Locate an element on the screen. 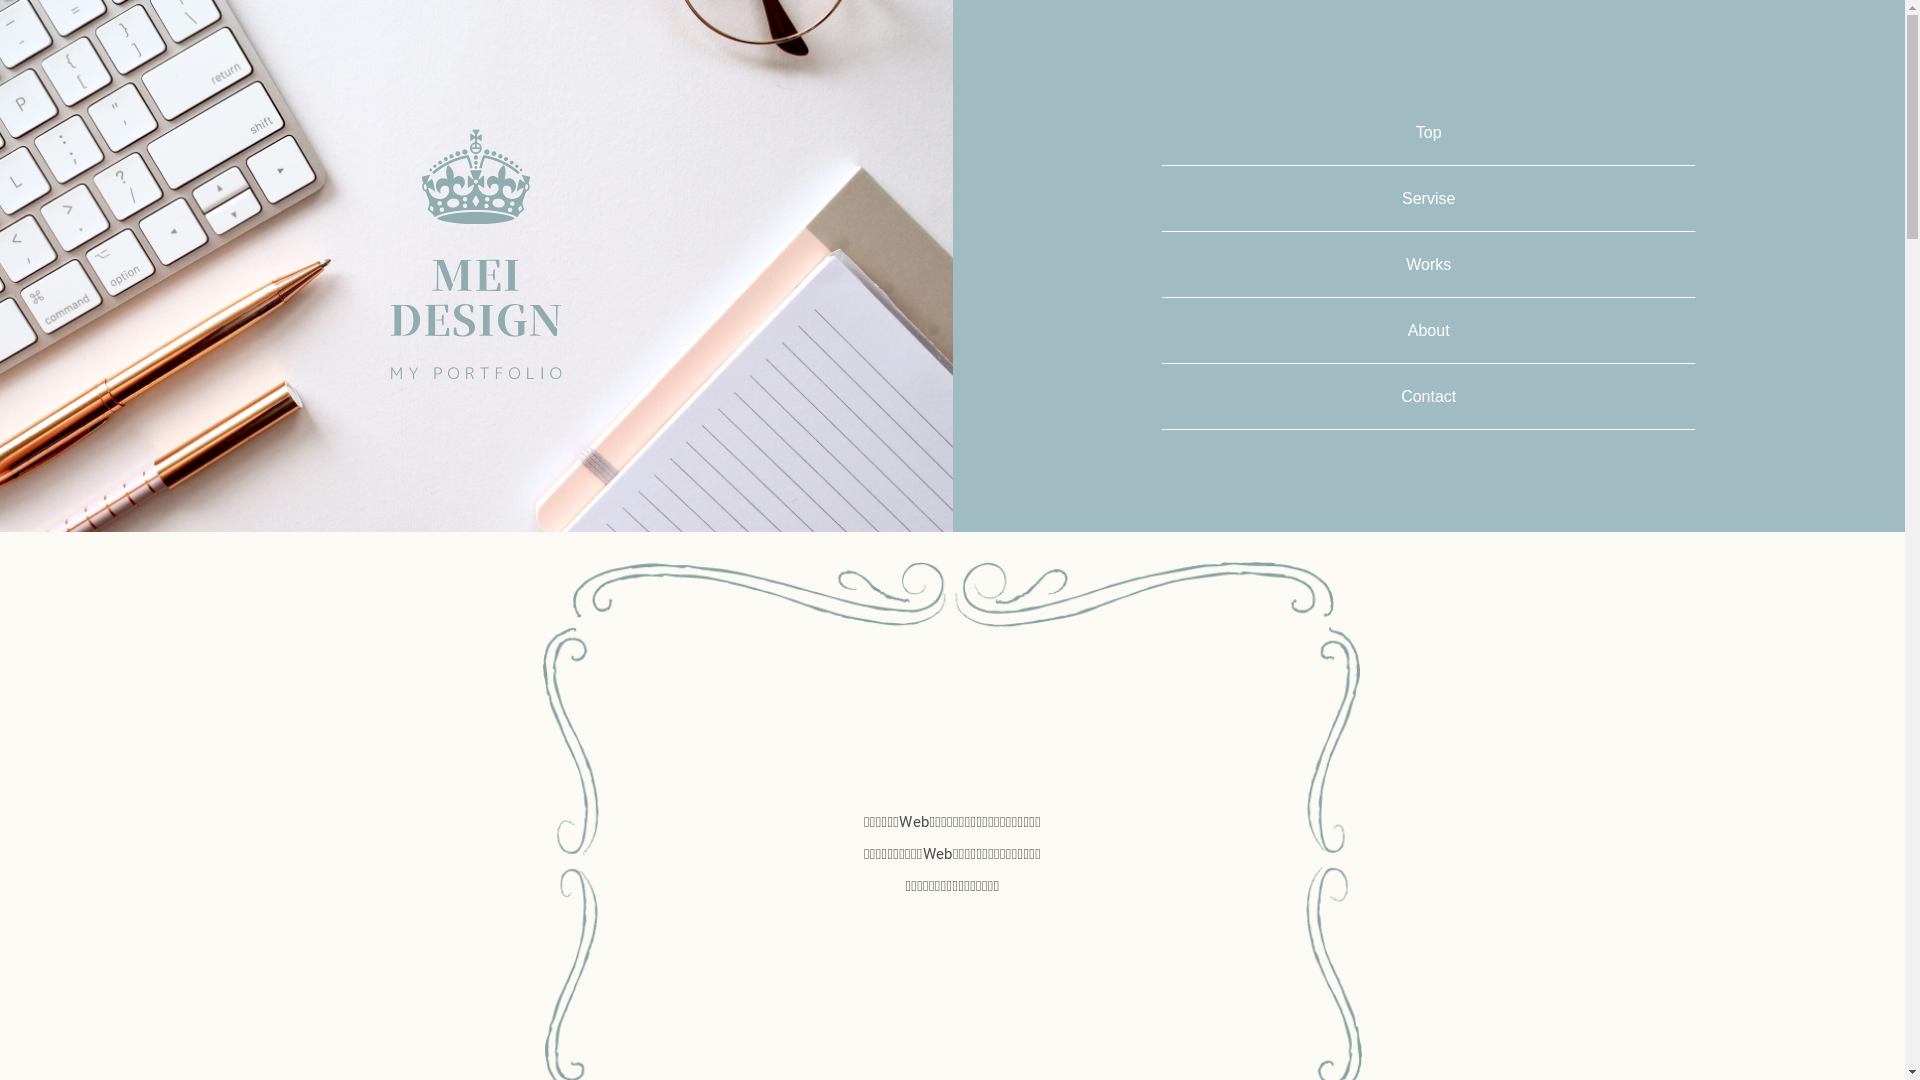 This screenshot has height=1080, width=1920. 'Contact' is located at coordinates (1427, 396).